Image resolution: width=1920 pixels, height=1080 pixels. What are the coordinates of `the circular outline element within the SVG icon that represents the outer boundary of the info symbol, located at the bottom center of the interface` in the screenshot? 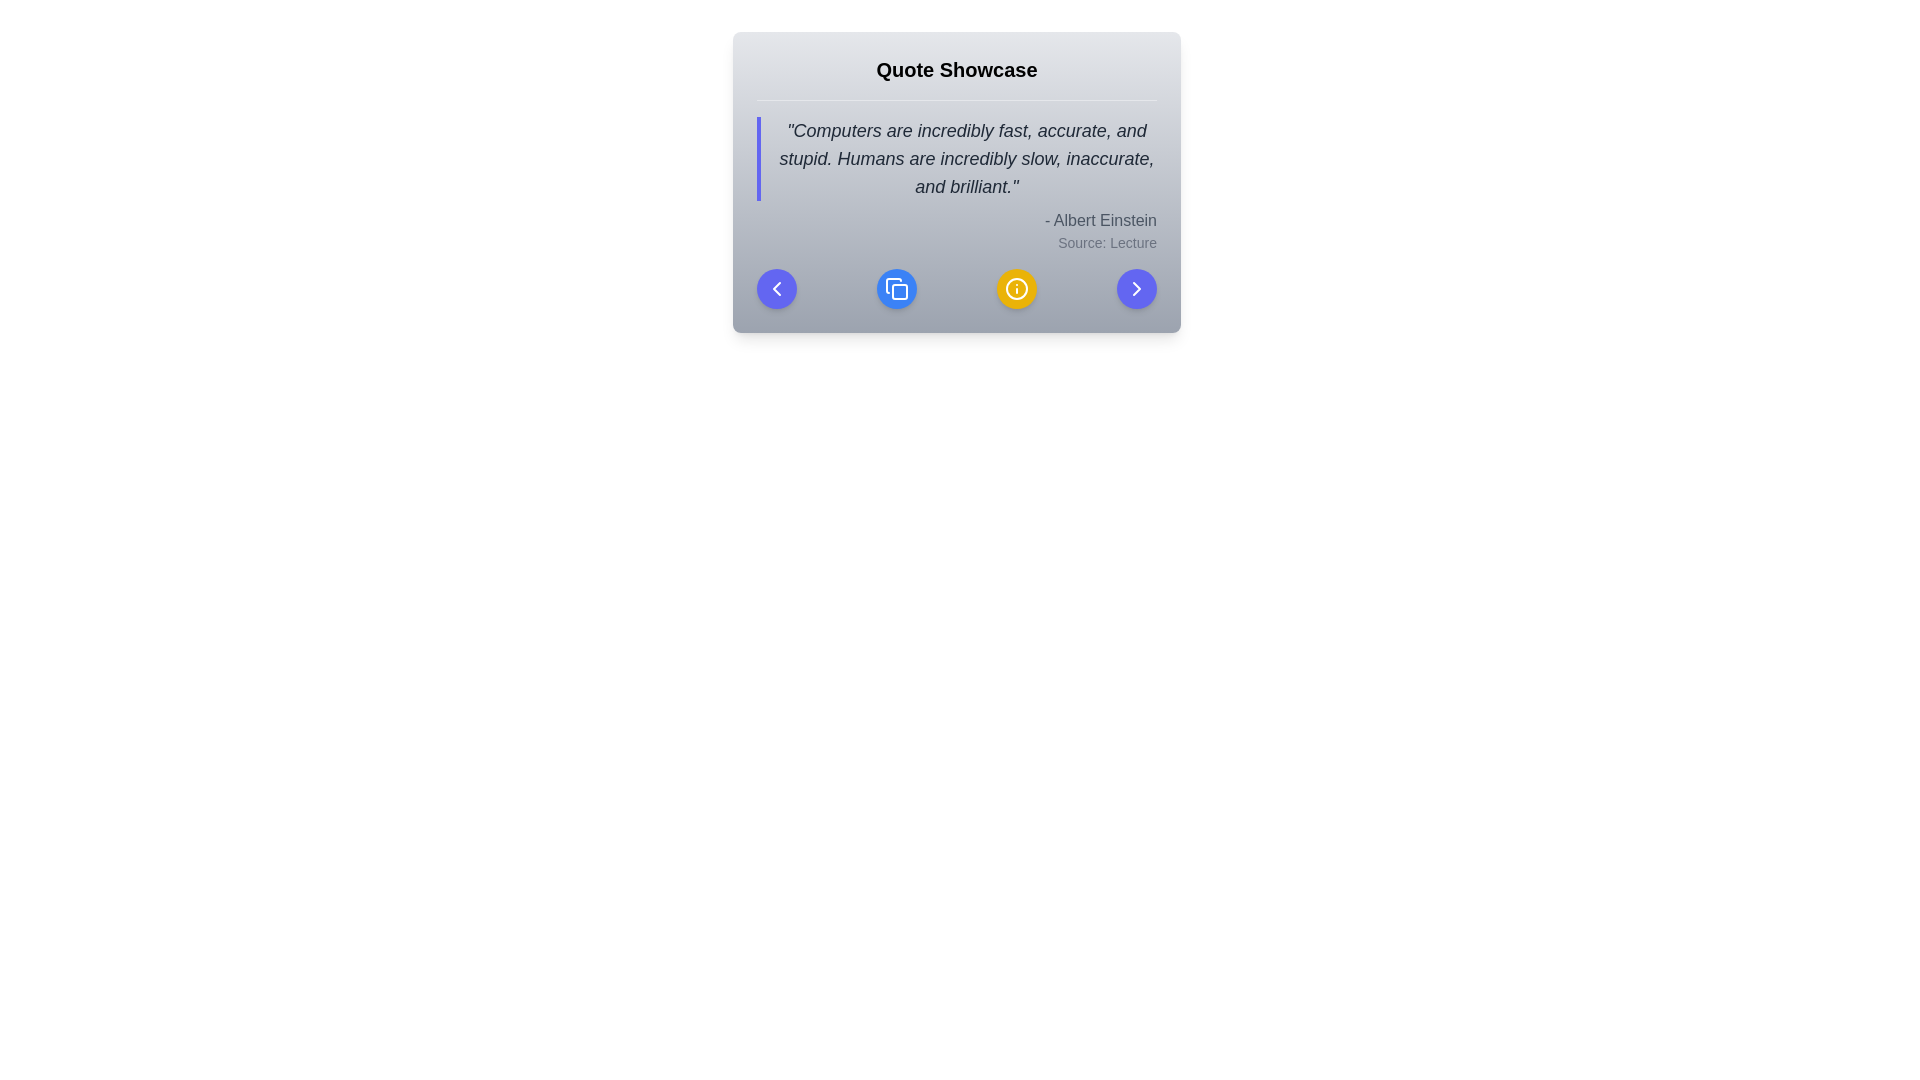 It's located at (1017, 289).